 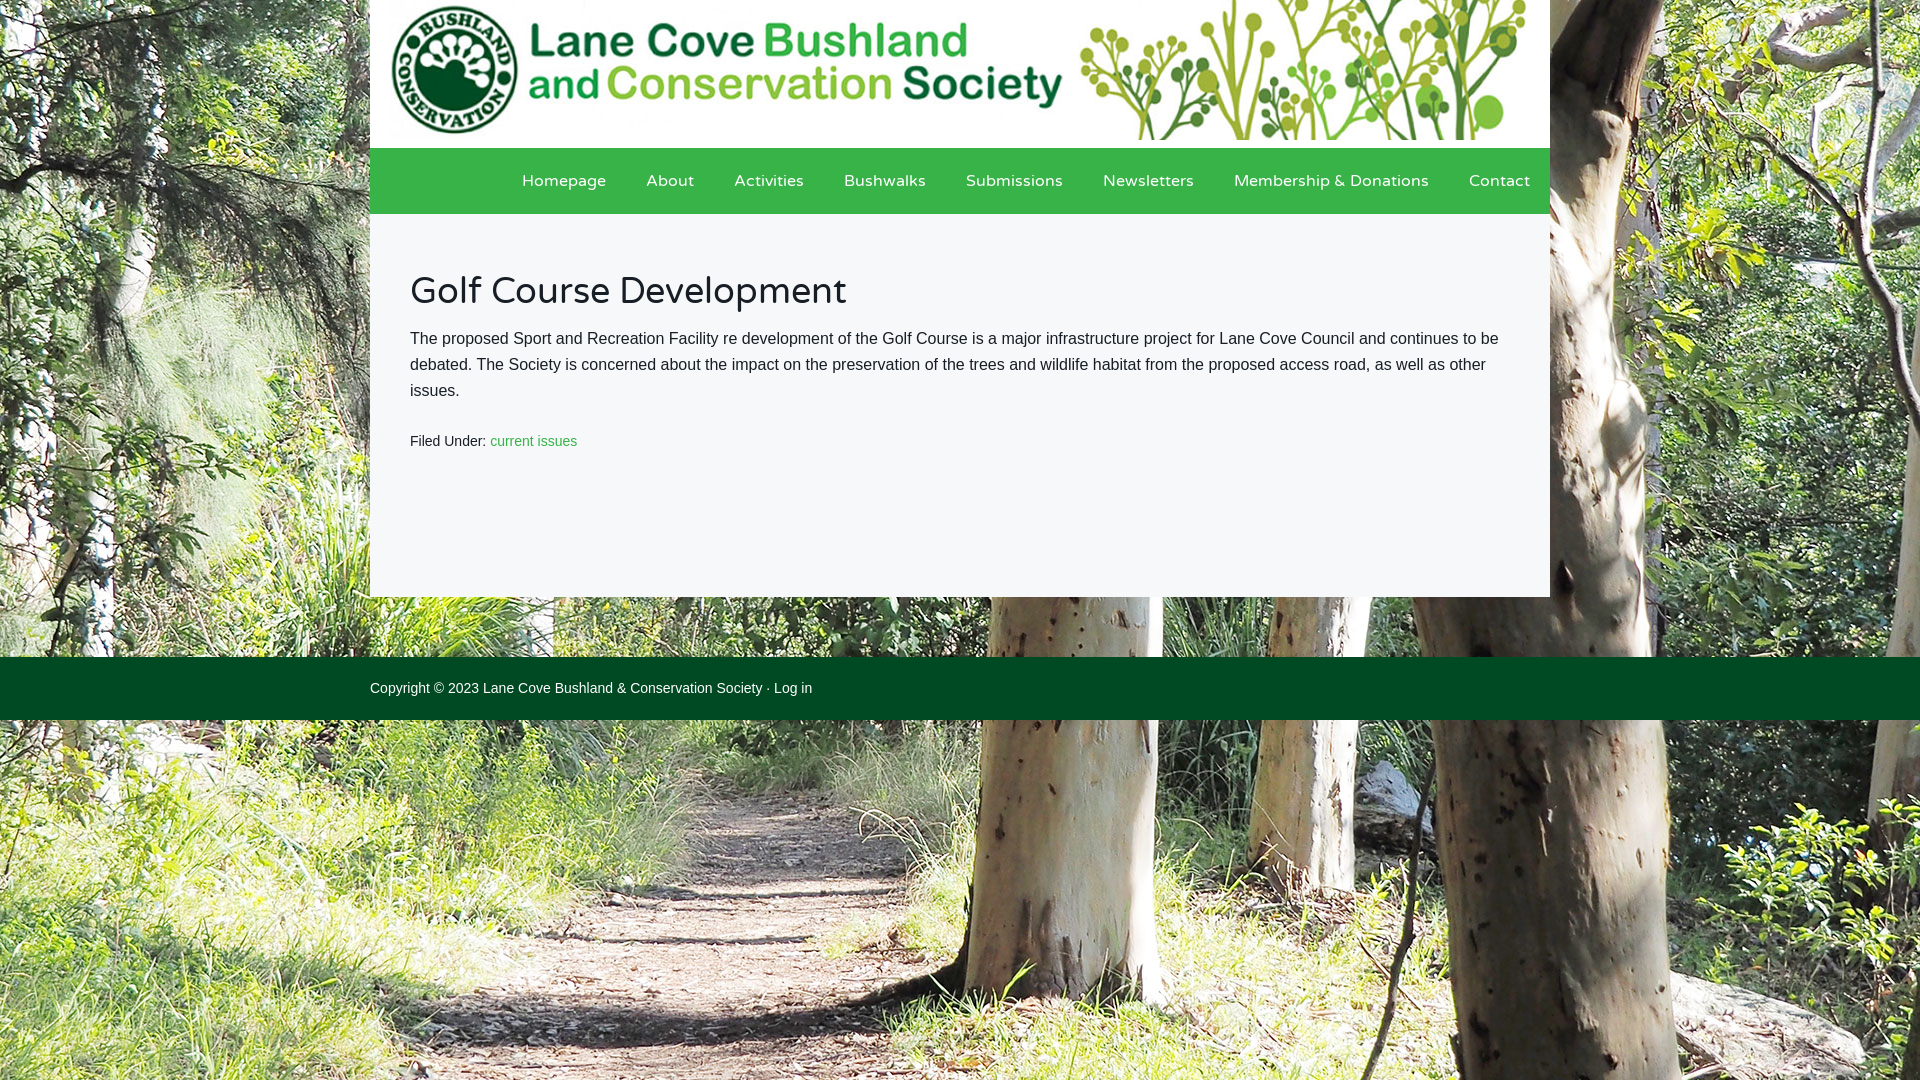 What do you see at coordinates (502, 181) in the screenshot?
I see `'Homepage'` at bounding box center [502, 181].